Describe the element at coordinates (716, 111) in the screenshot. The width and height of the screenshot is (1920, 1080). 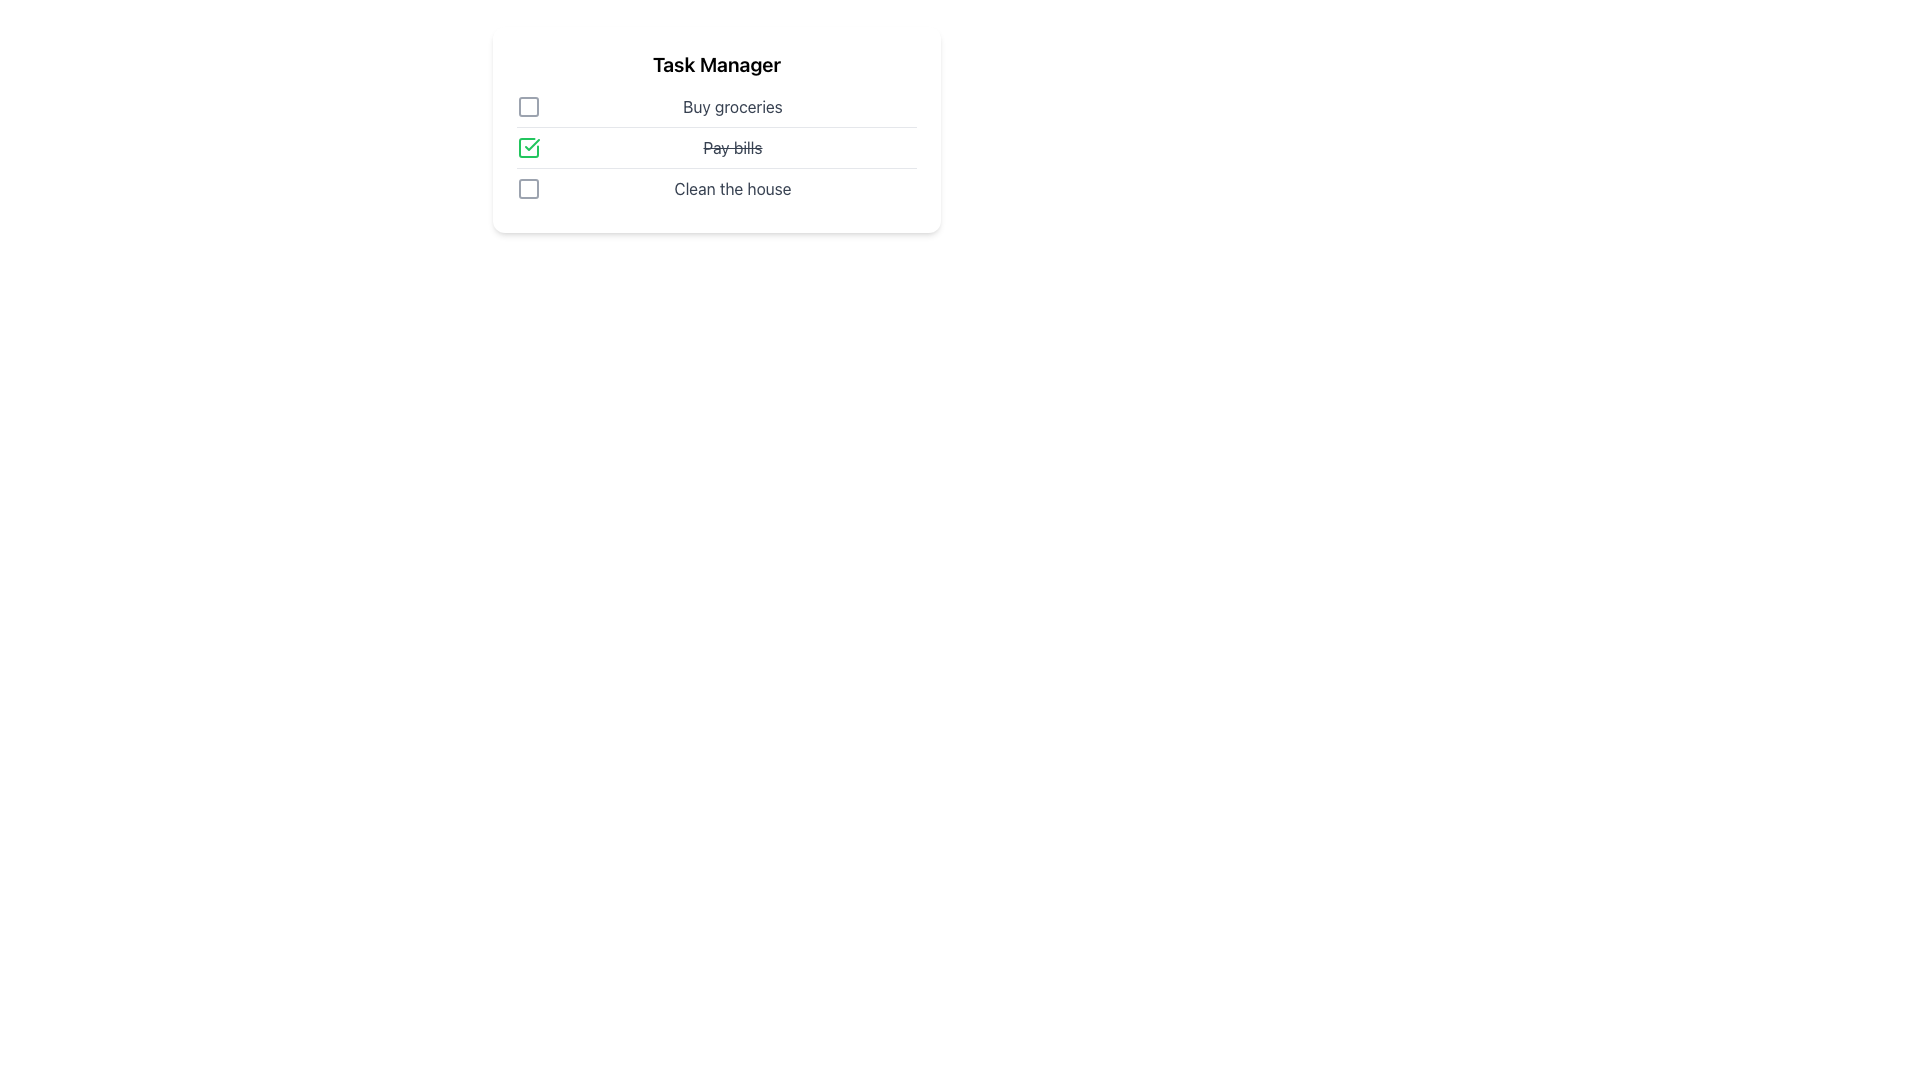
I see `the first list item labeled 'Buy groceries' in the Task Manager for additional actions` at that location.